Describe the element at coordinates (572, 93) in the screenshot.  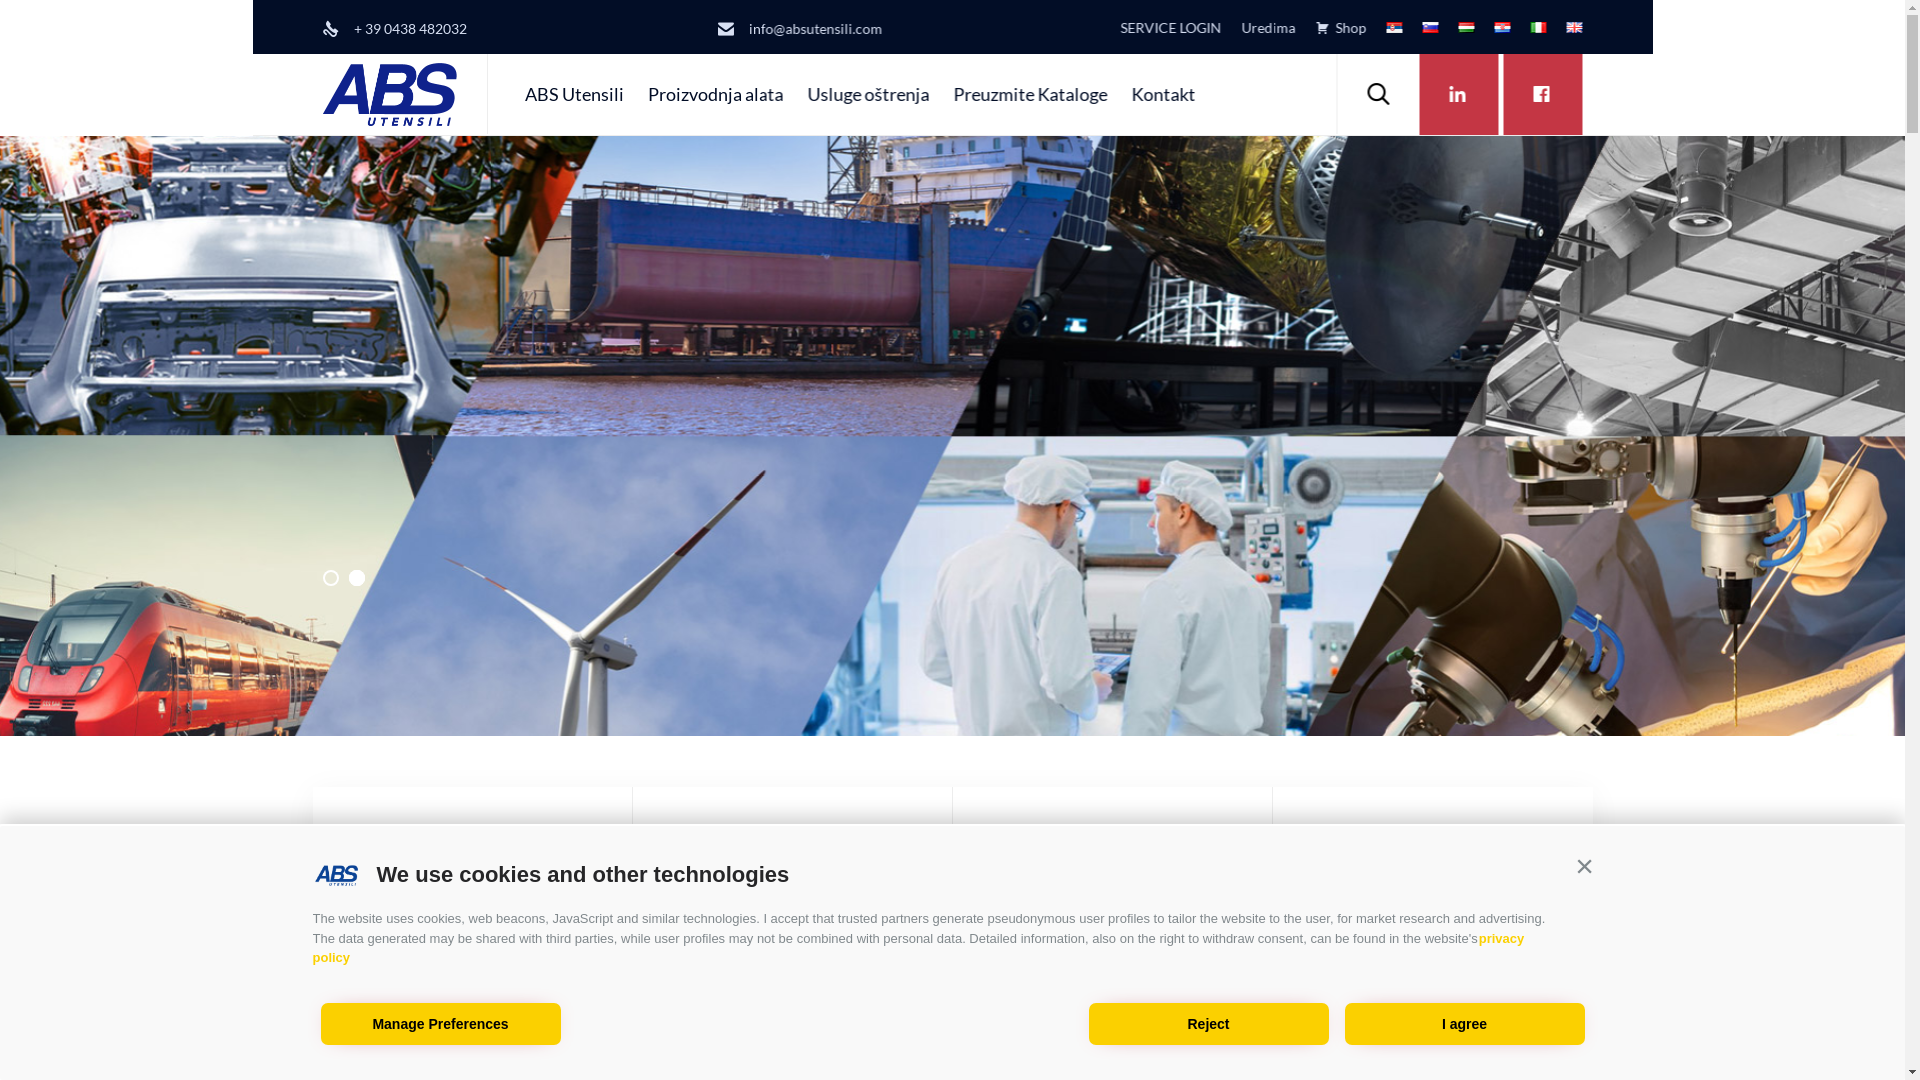
I see `'ABS Utensili'` at that location.